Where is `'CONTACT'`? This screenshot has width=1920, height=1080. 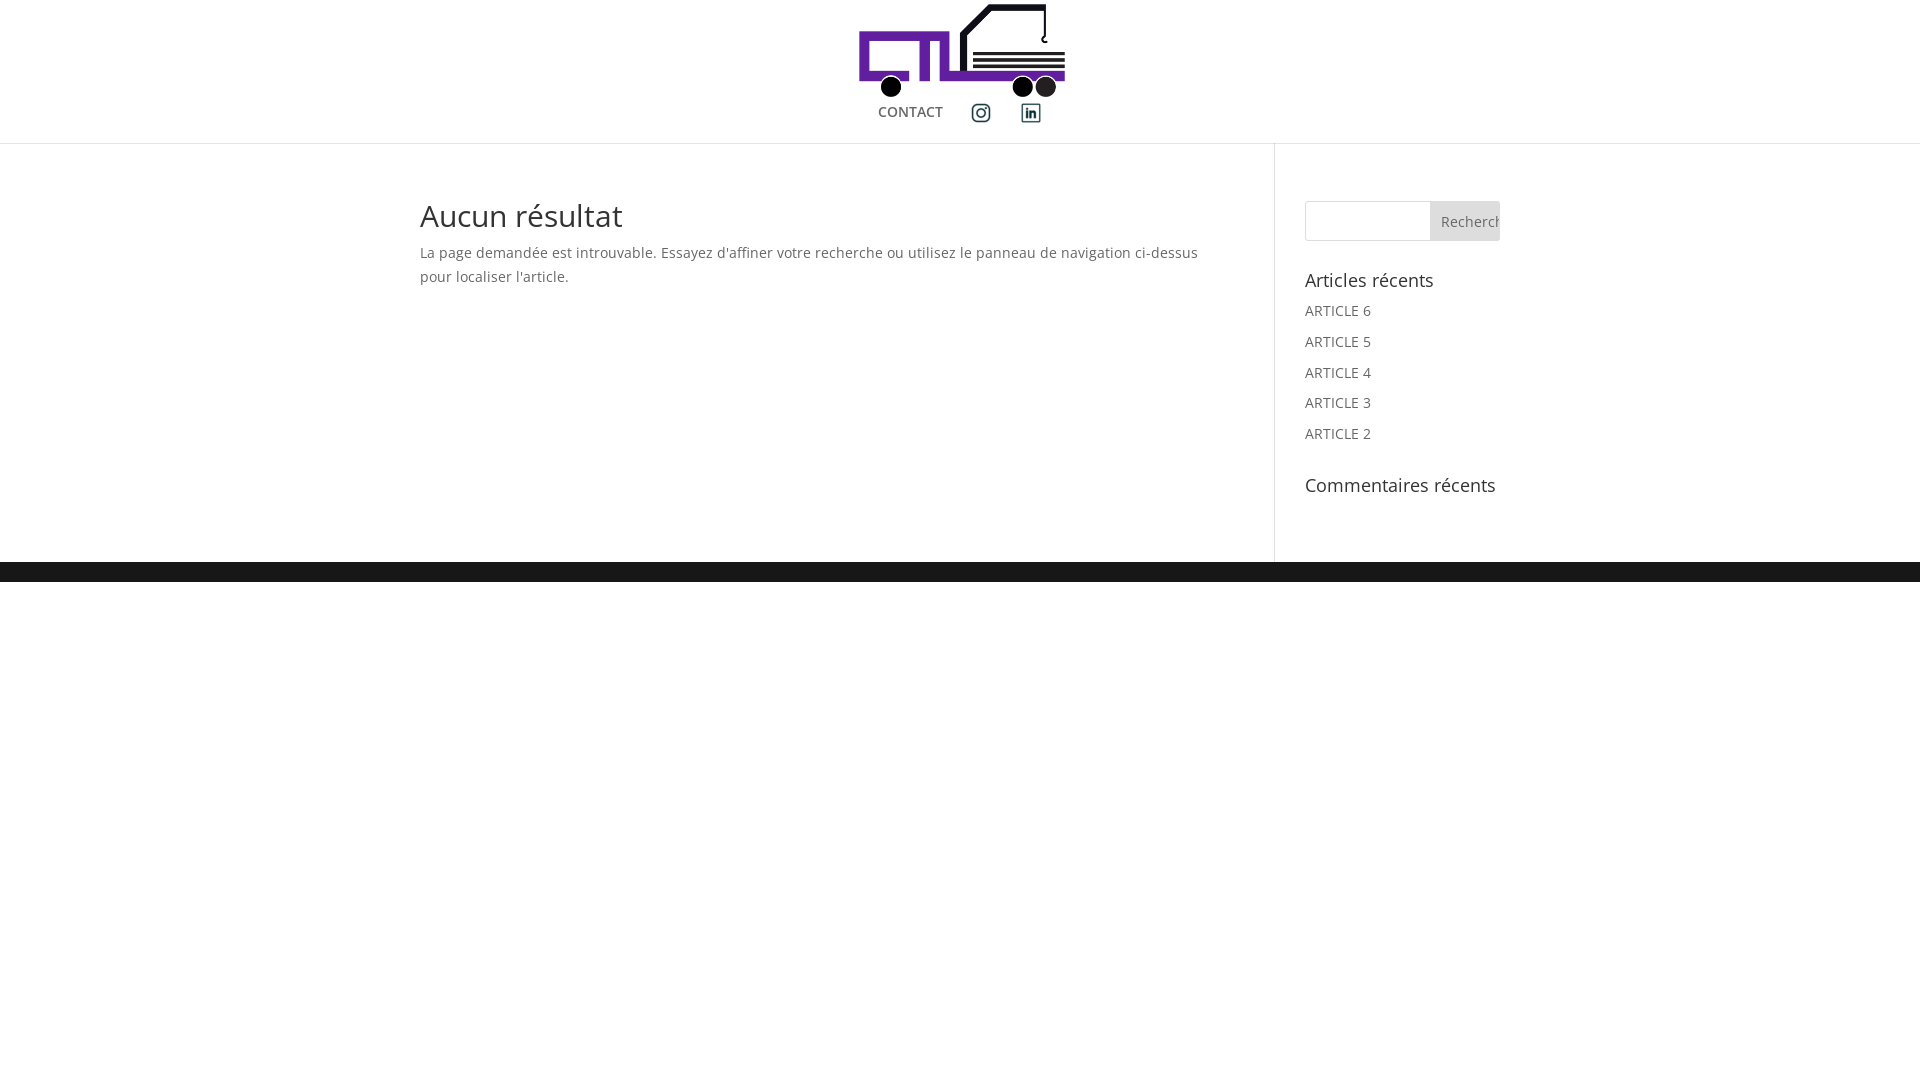 'CONTACT' is located at coordinates (909, 120).